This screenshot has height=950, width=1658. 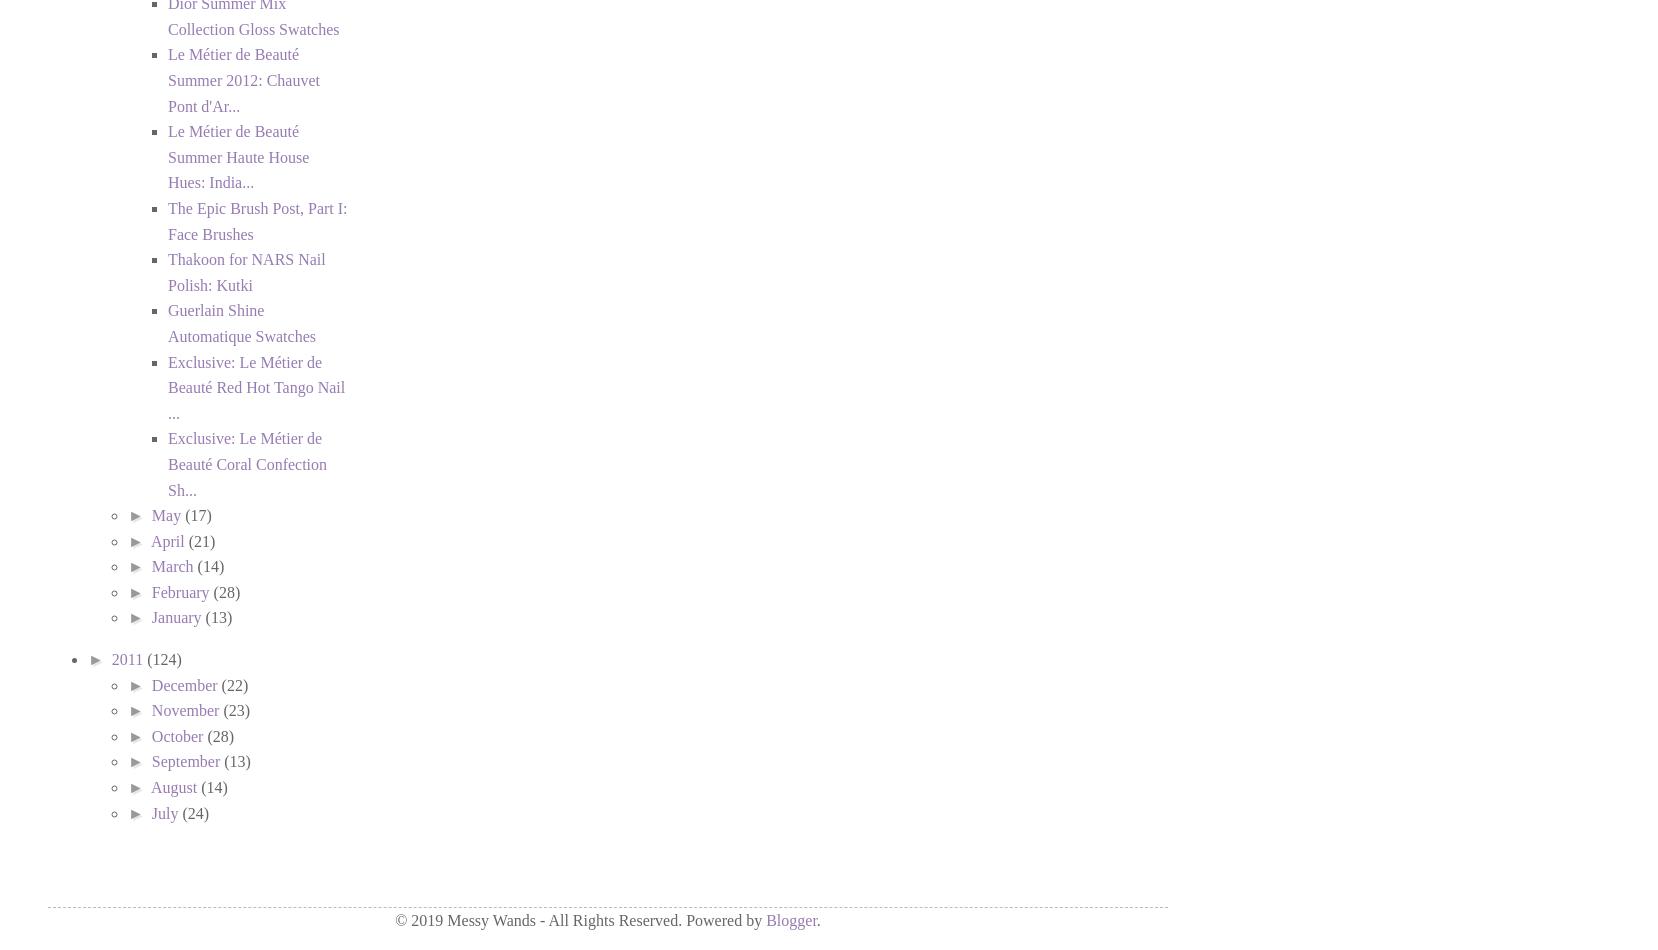 What do you see at coordinates (791, 919) in the screenshot?
I see `'Blogger'` at bounding box center [791, 919].